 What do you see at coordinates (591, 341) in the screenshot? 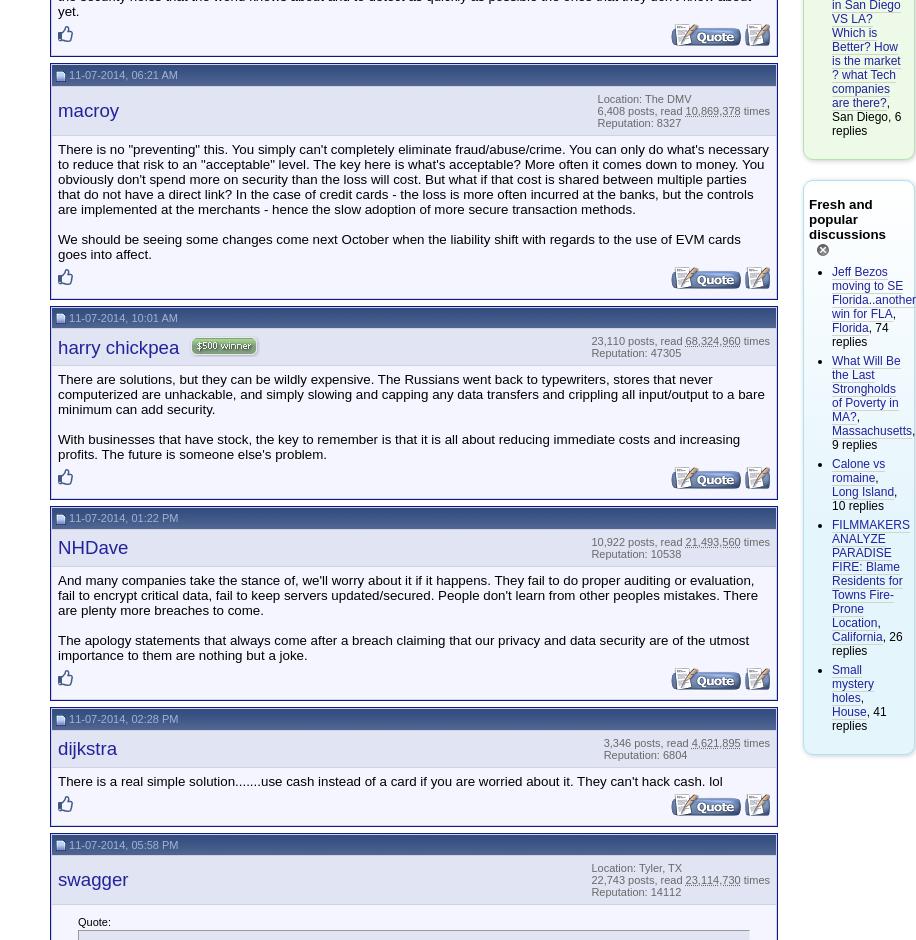
I see `'23,110 posts, read'` at bounding box center [591, 341].